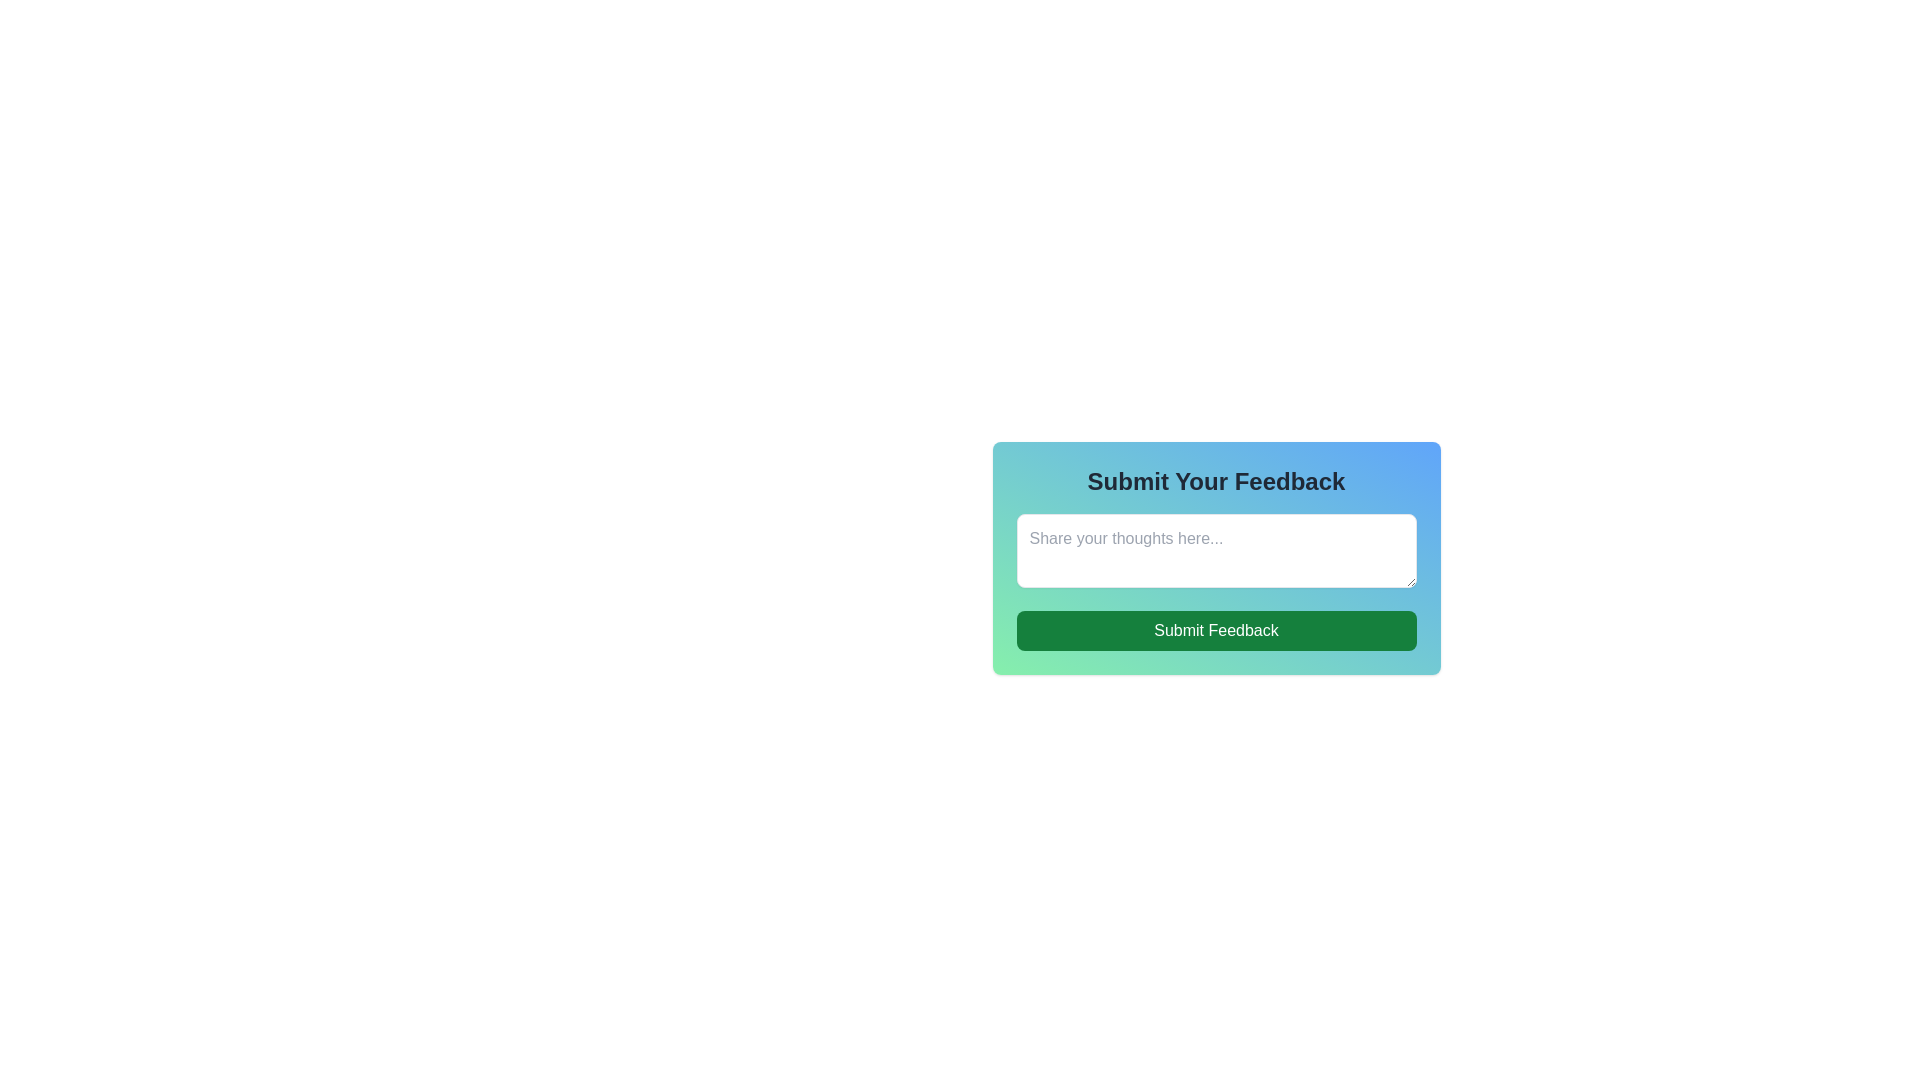  Describe the element at coordinates (1215, 558) in the screenshot. I see `the Text Input Field located beneath the header 'Submit Your Feedback'` at that location.